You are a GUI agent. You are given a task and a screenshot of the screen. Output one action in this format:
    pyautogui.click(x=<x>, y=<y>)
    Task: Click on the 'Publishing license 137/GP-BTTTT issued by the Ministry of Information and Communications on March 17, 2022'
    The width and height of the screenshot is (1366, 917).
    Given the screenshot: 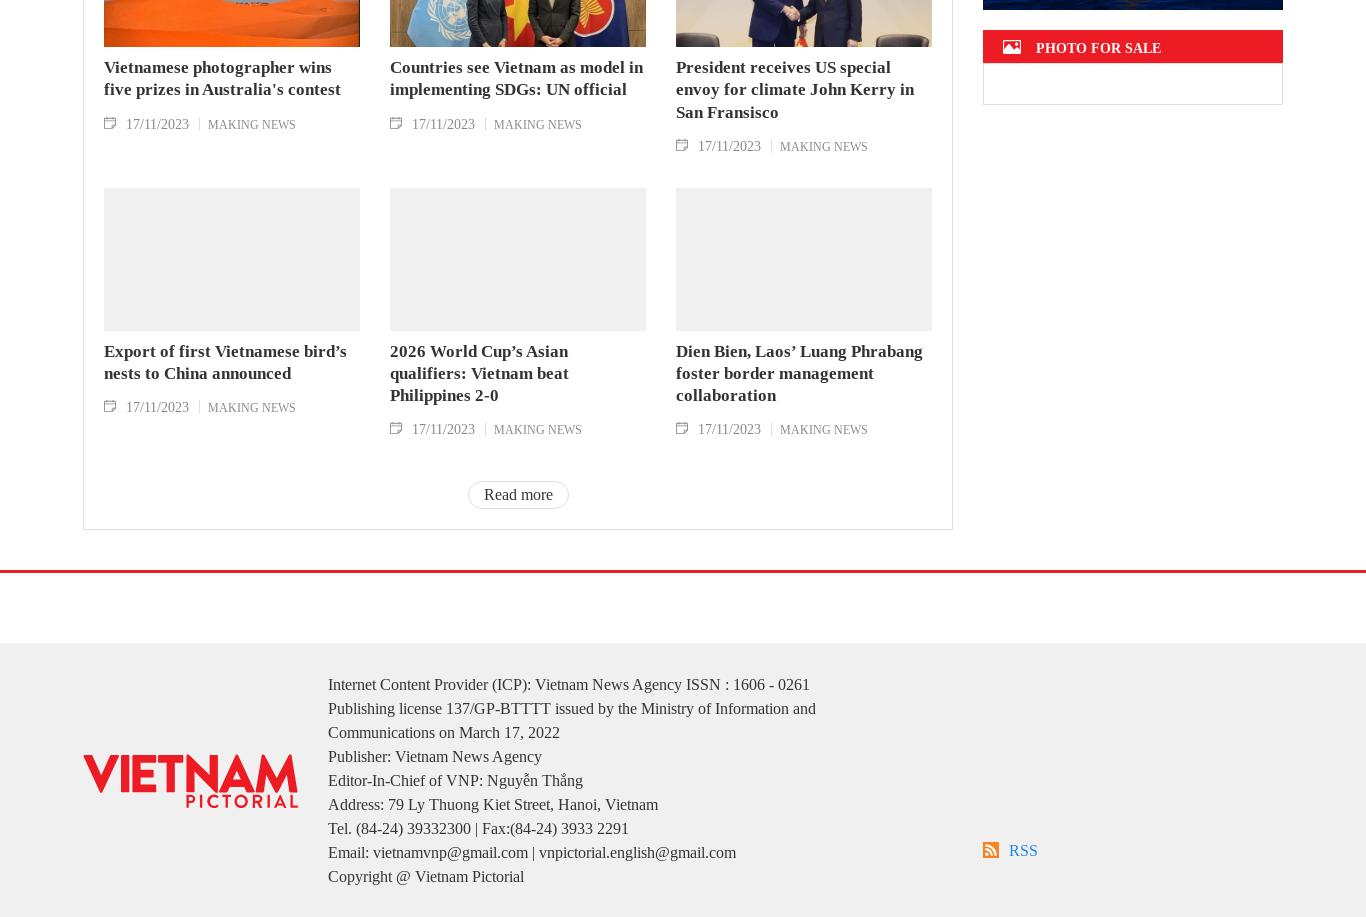 What is the action you would take?
    pyautogui.click(x=570, y=748)
    